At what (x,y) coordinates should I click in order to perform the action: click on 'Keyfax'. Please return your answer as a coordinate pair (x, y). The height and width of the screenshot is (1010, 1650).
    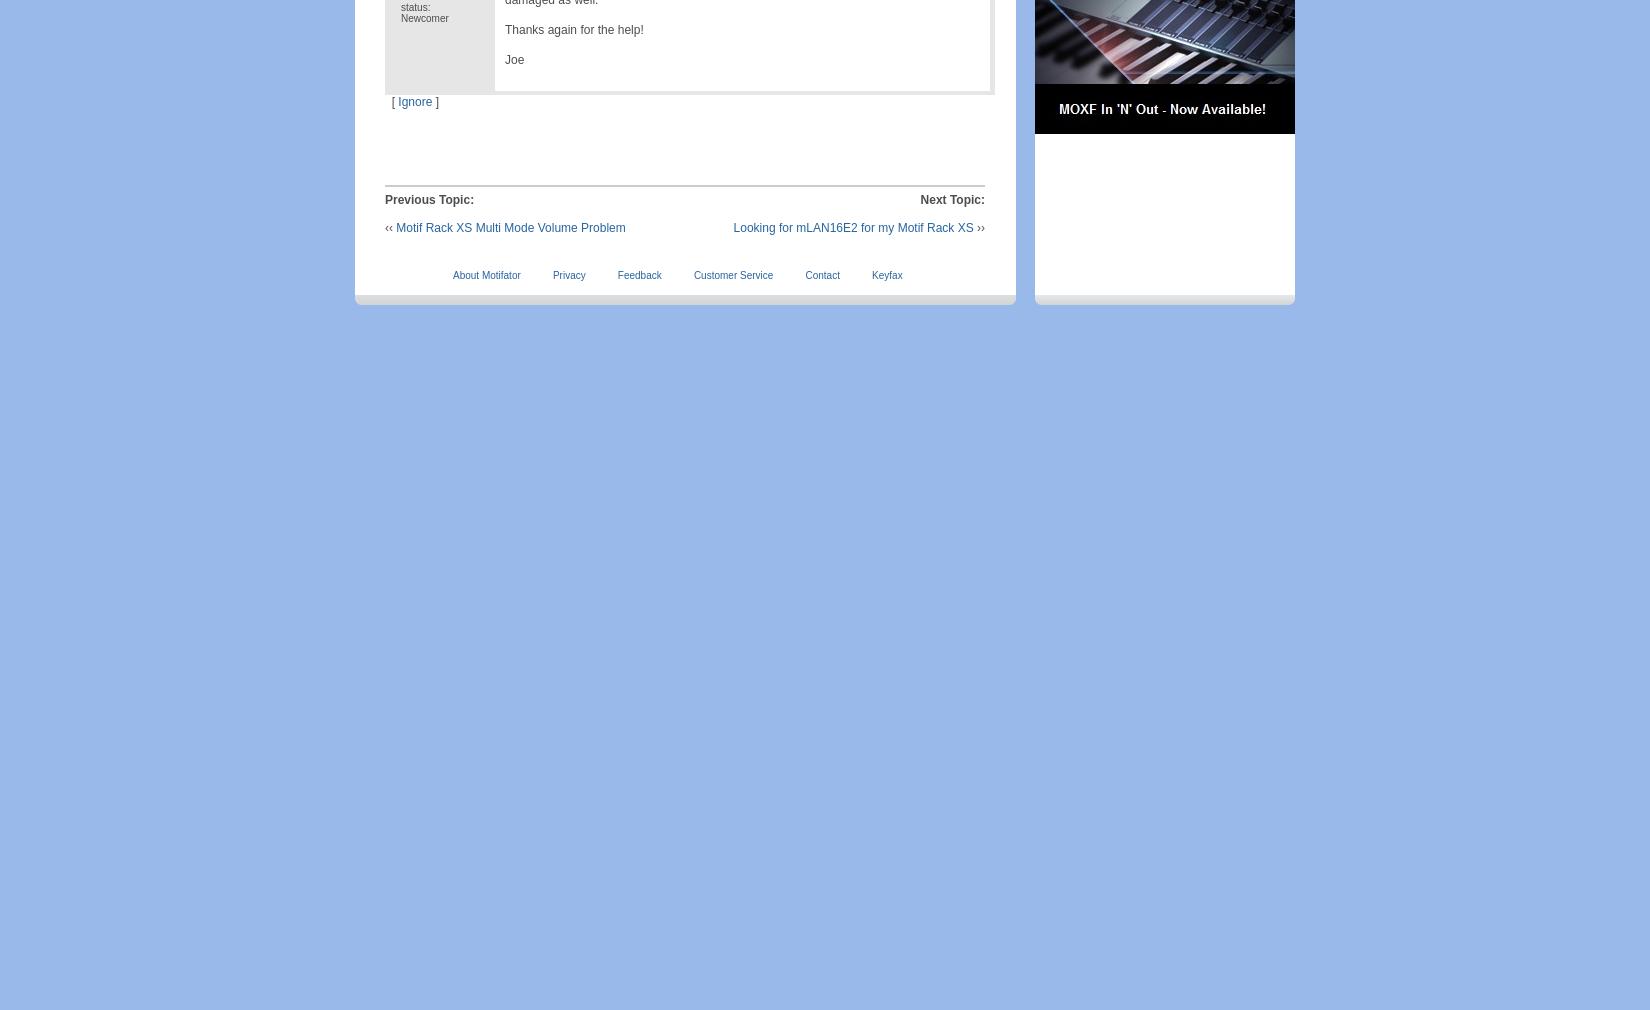
    Looking at the image, I should click on (887, 275).